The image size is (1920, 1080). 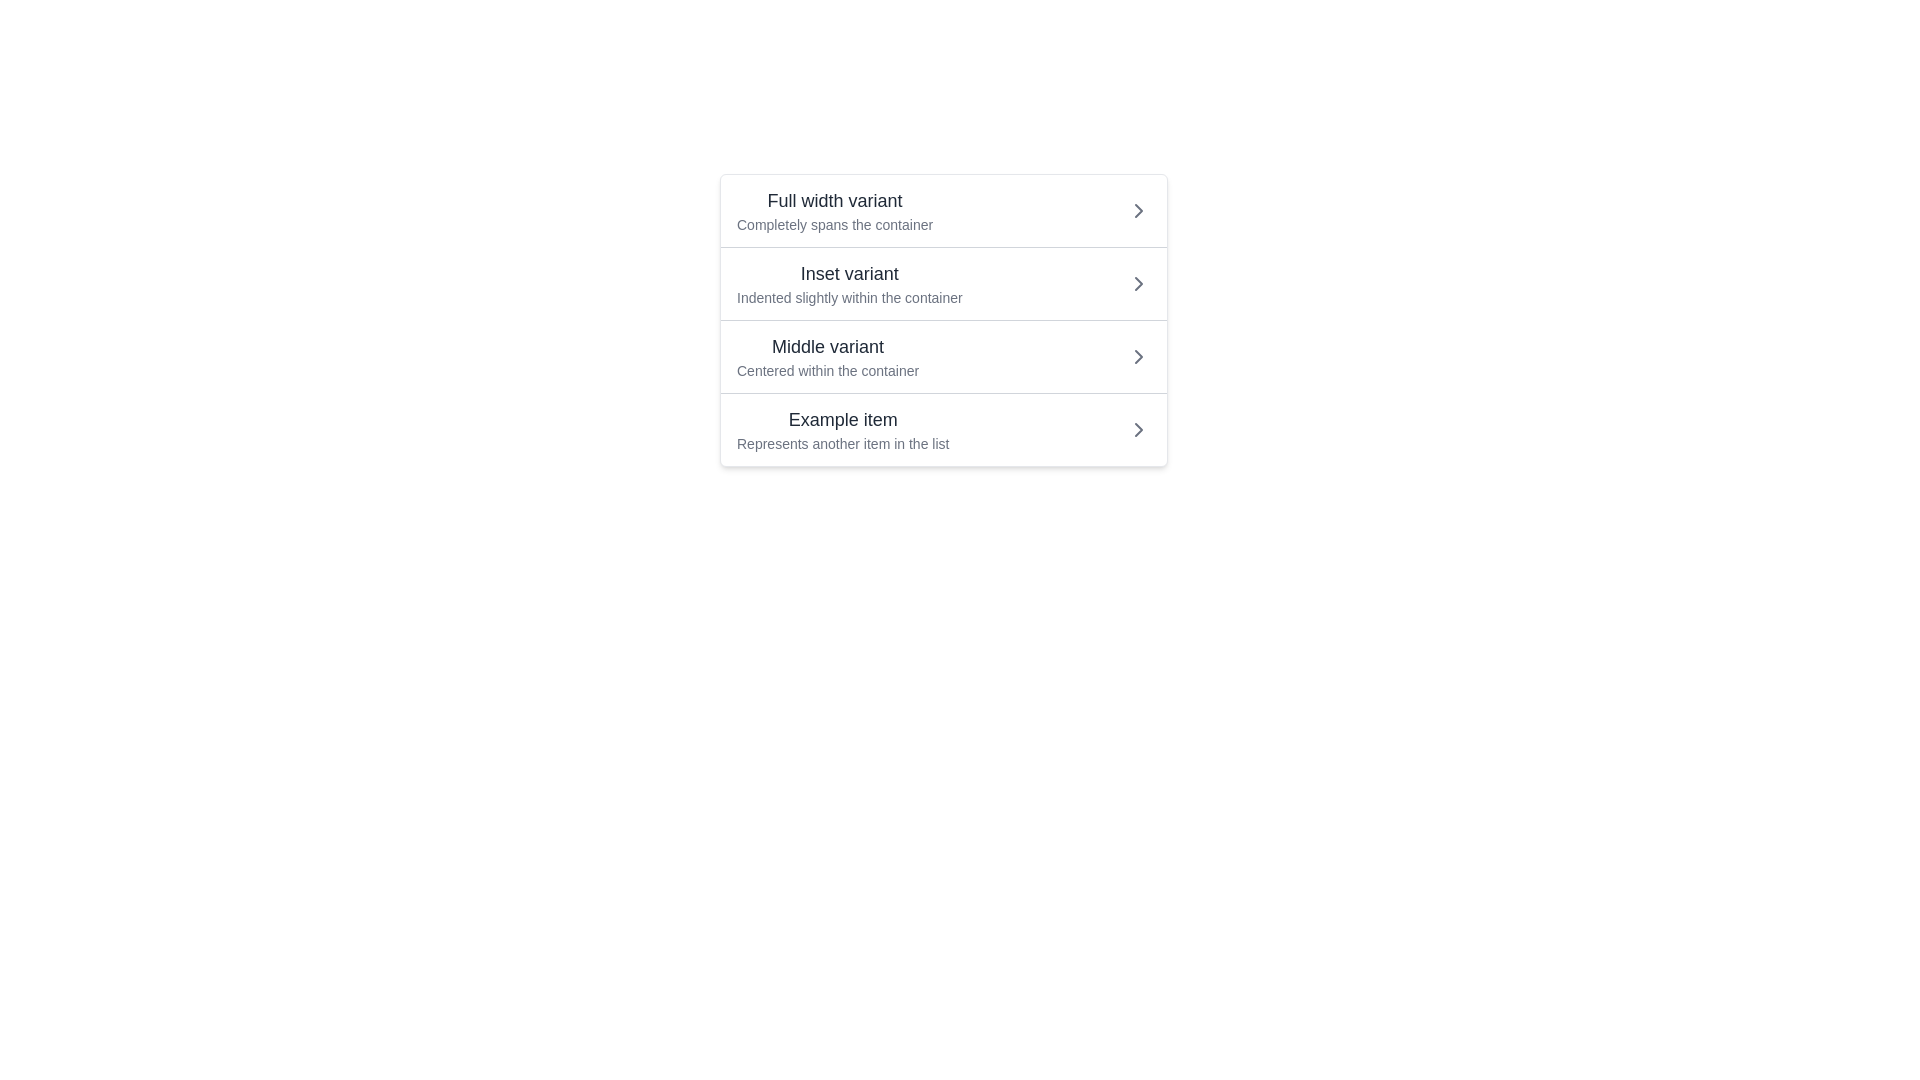 What do you see at coordinates (943, 319) in the screenshot?
I see `the second selectable list item that provides information about the 'Inset variant' within a vertical list of four elements` at bounding box center [943, 319].